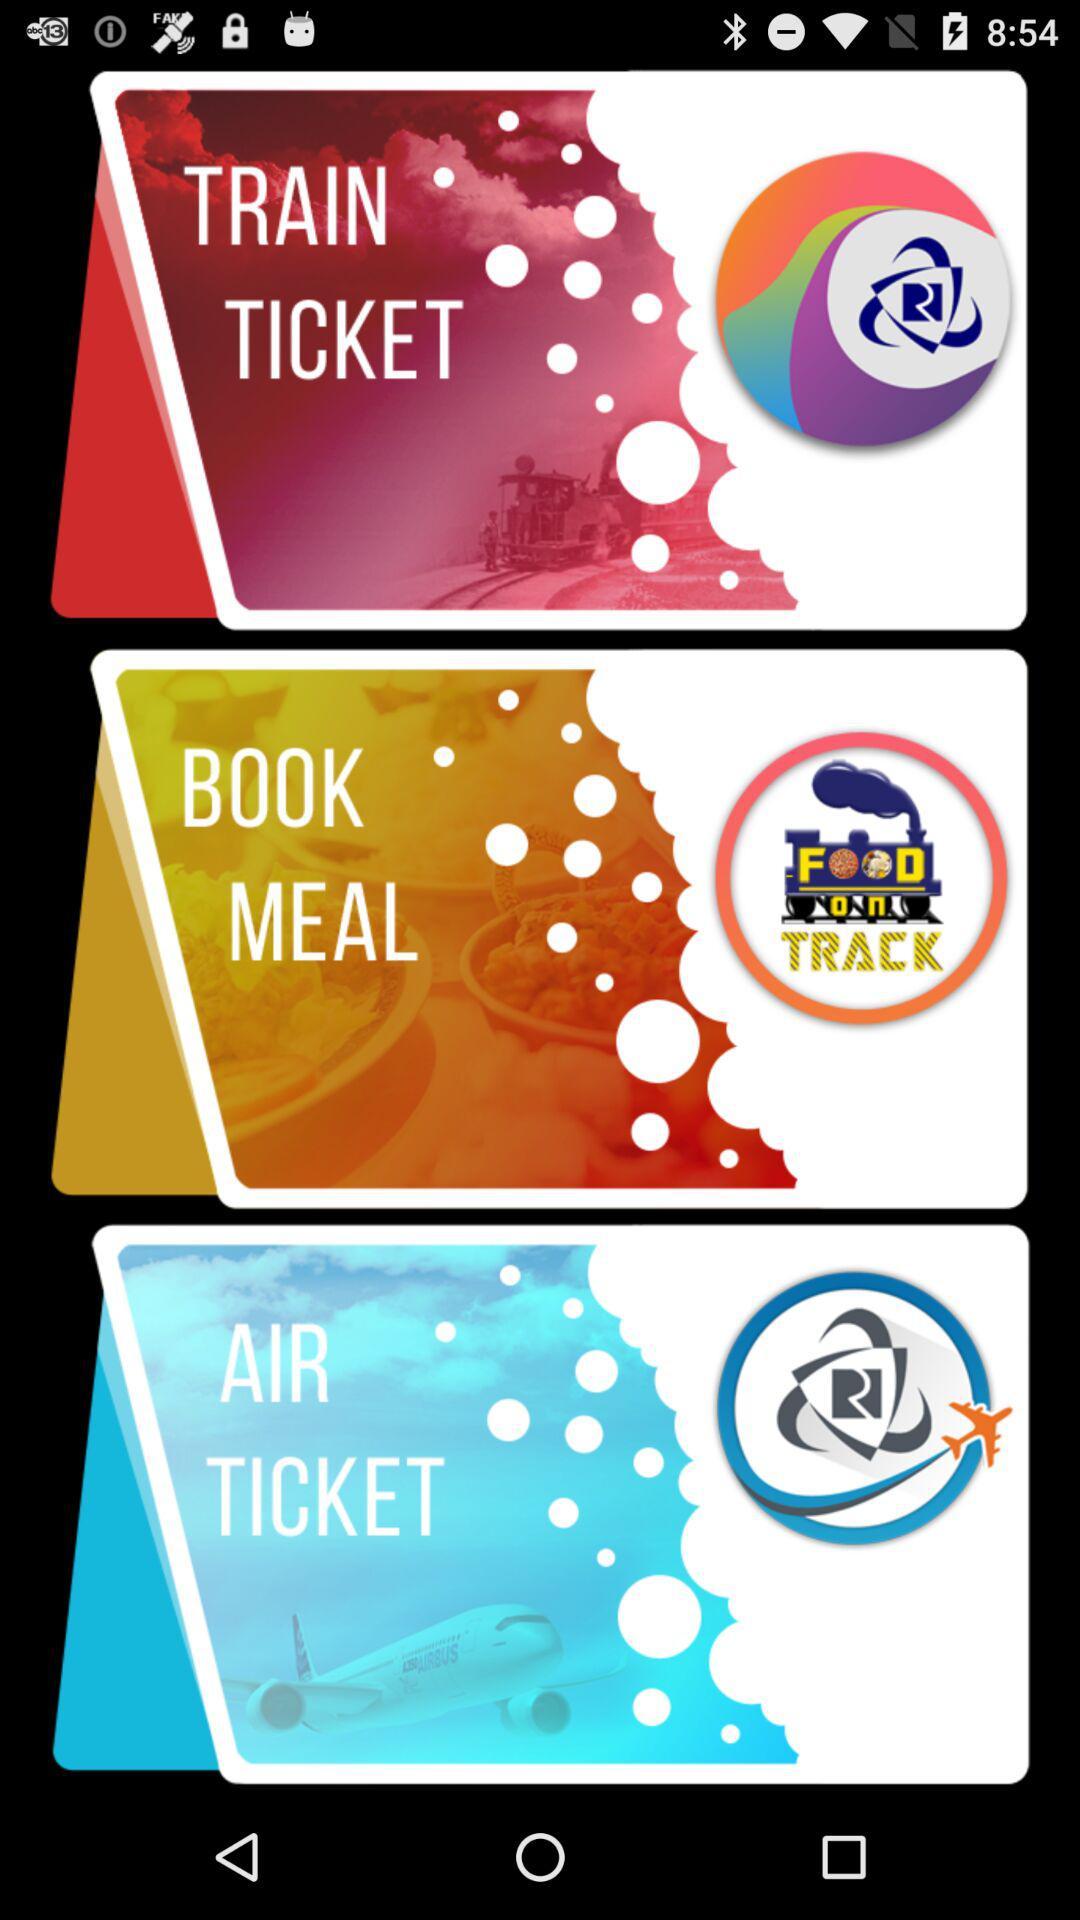 The height and width of the screenshot is (1920, 1080). I want to click on the item at the bottom, so click(540, 1505).